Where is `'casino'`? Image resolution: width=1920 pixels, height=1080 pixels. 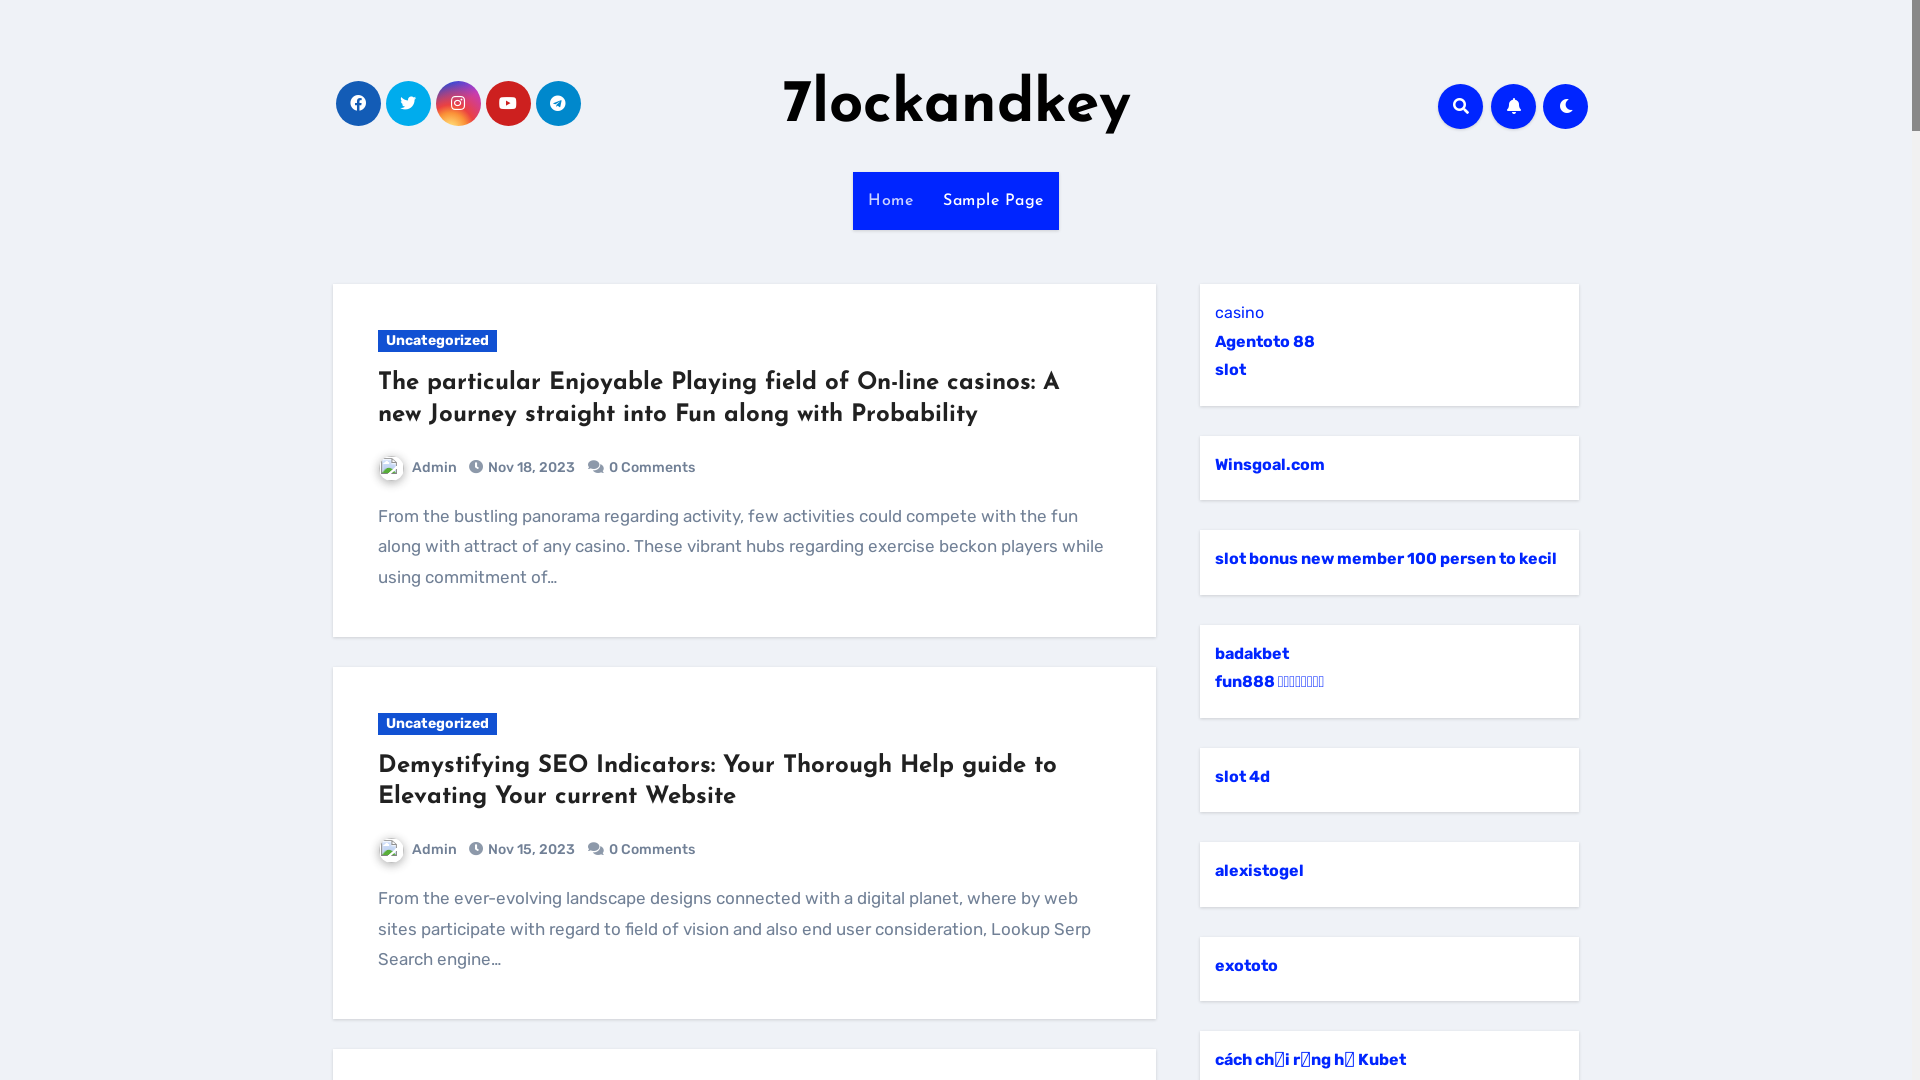 'casino' is located at coordinates (1238, 312).